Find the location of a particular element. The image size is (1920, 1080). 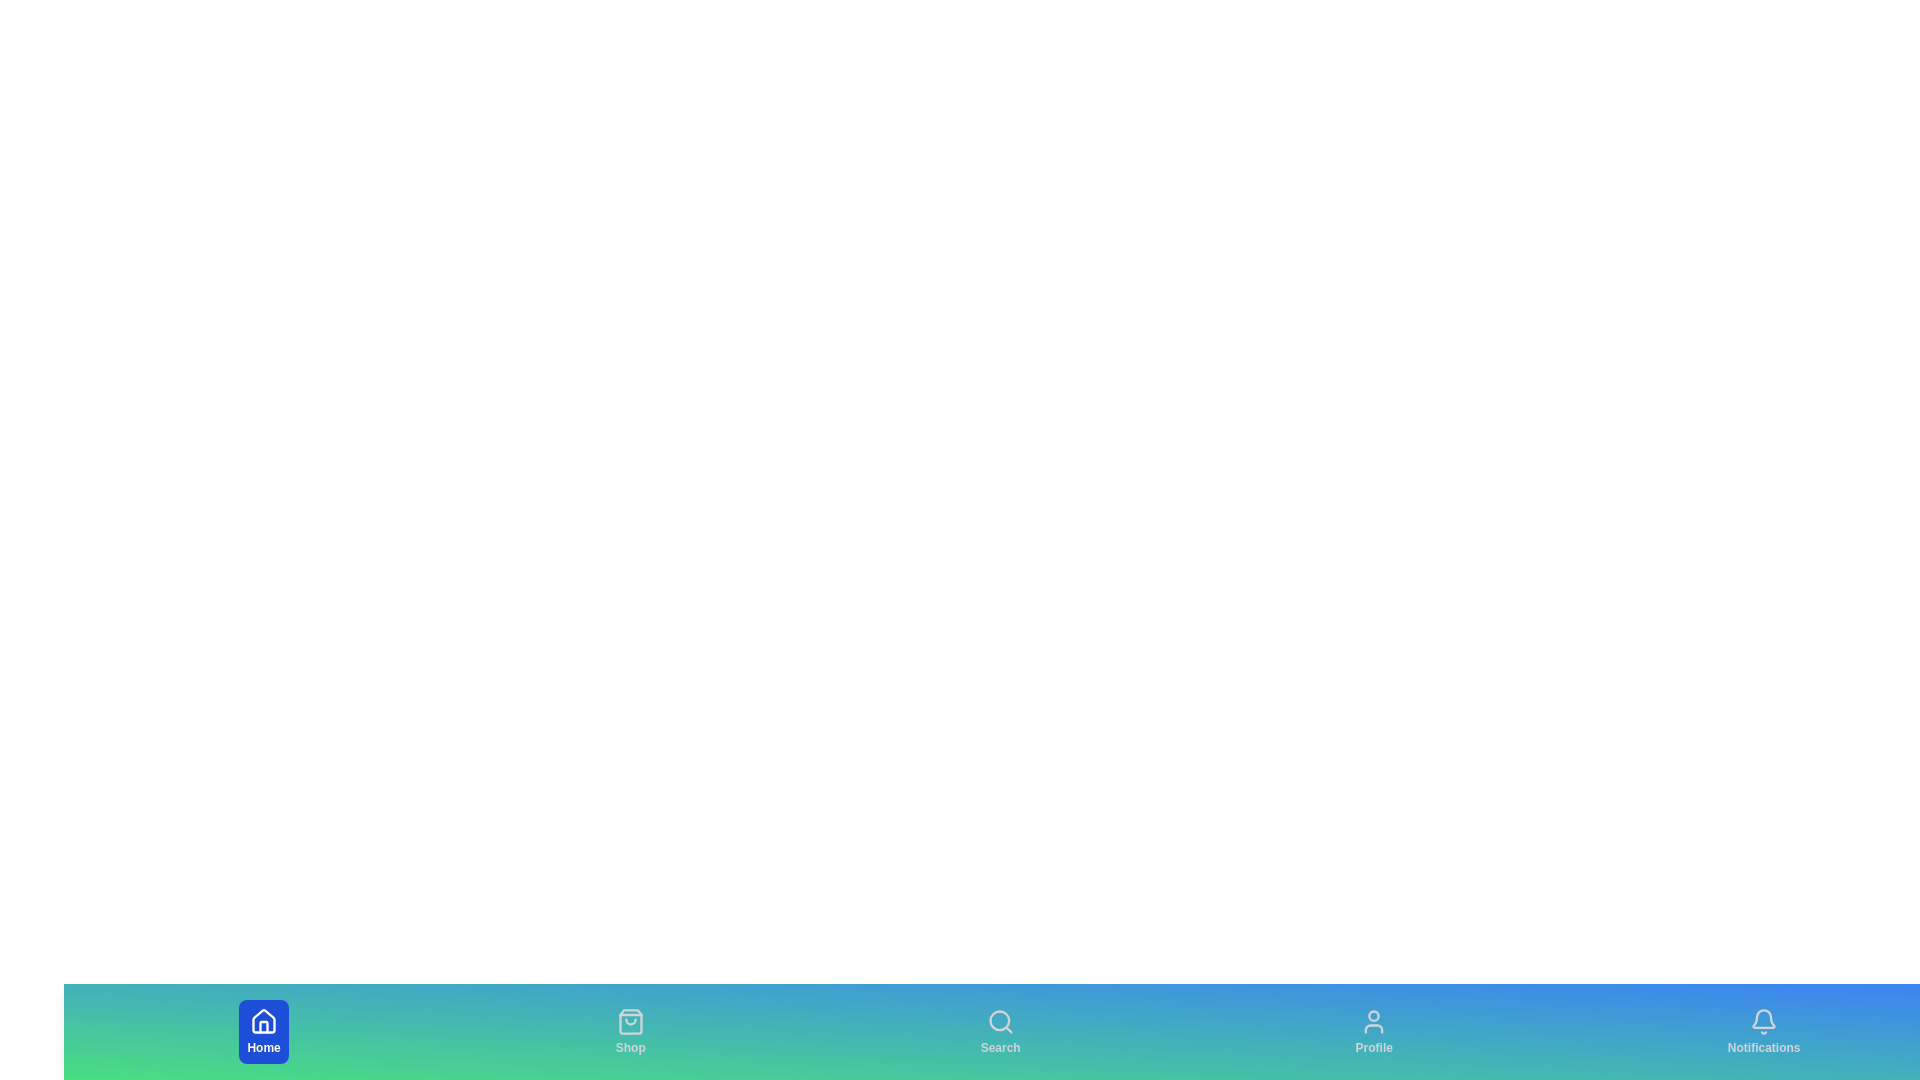

the Search tab to select it is located at coordinates (1000, 1032).